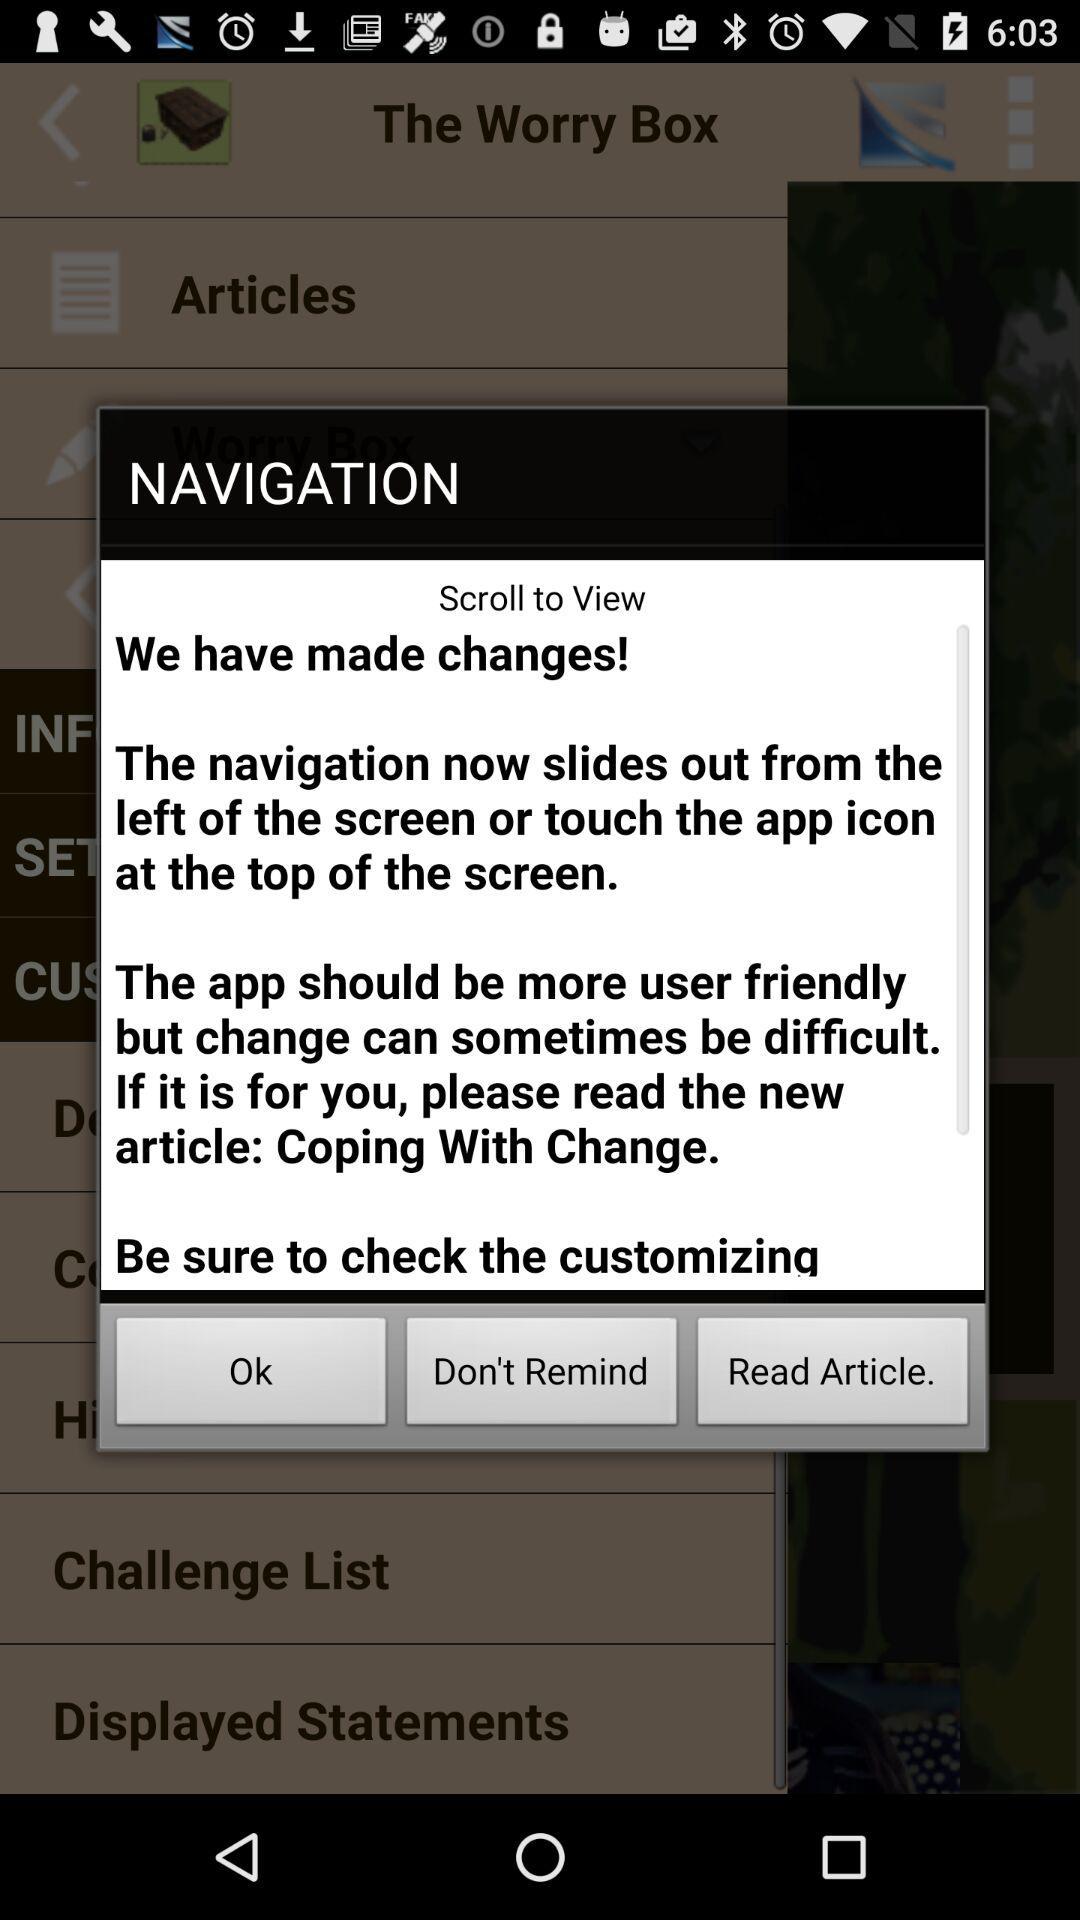  What do you see at coordinates (542, 1376) in the screenshot?
I see `the icon below the we have made app` at bounding box center [542, 1376].